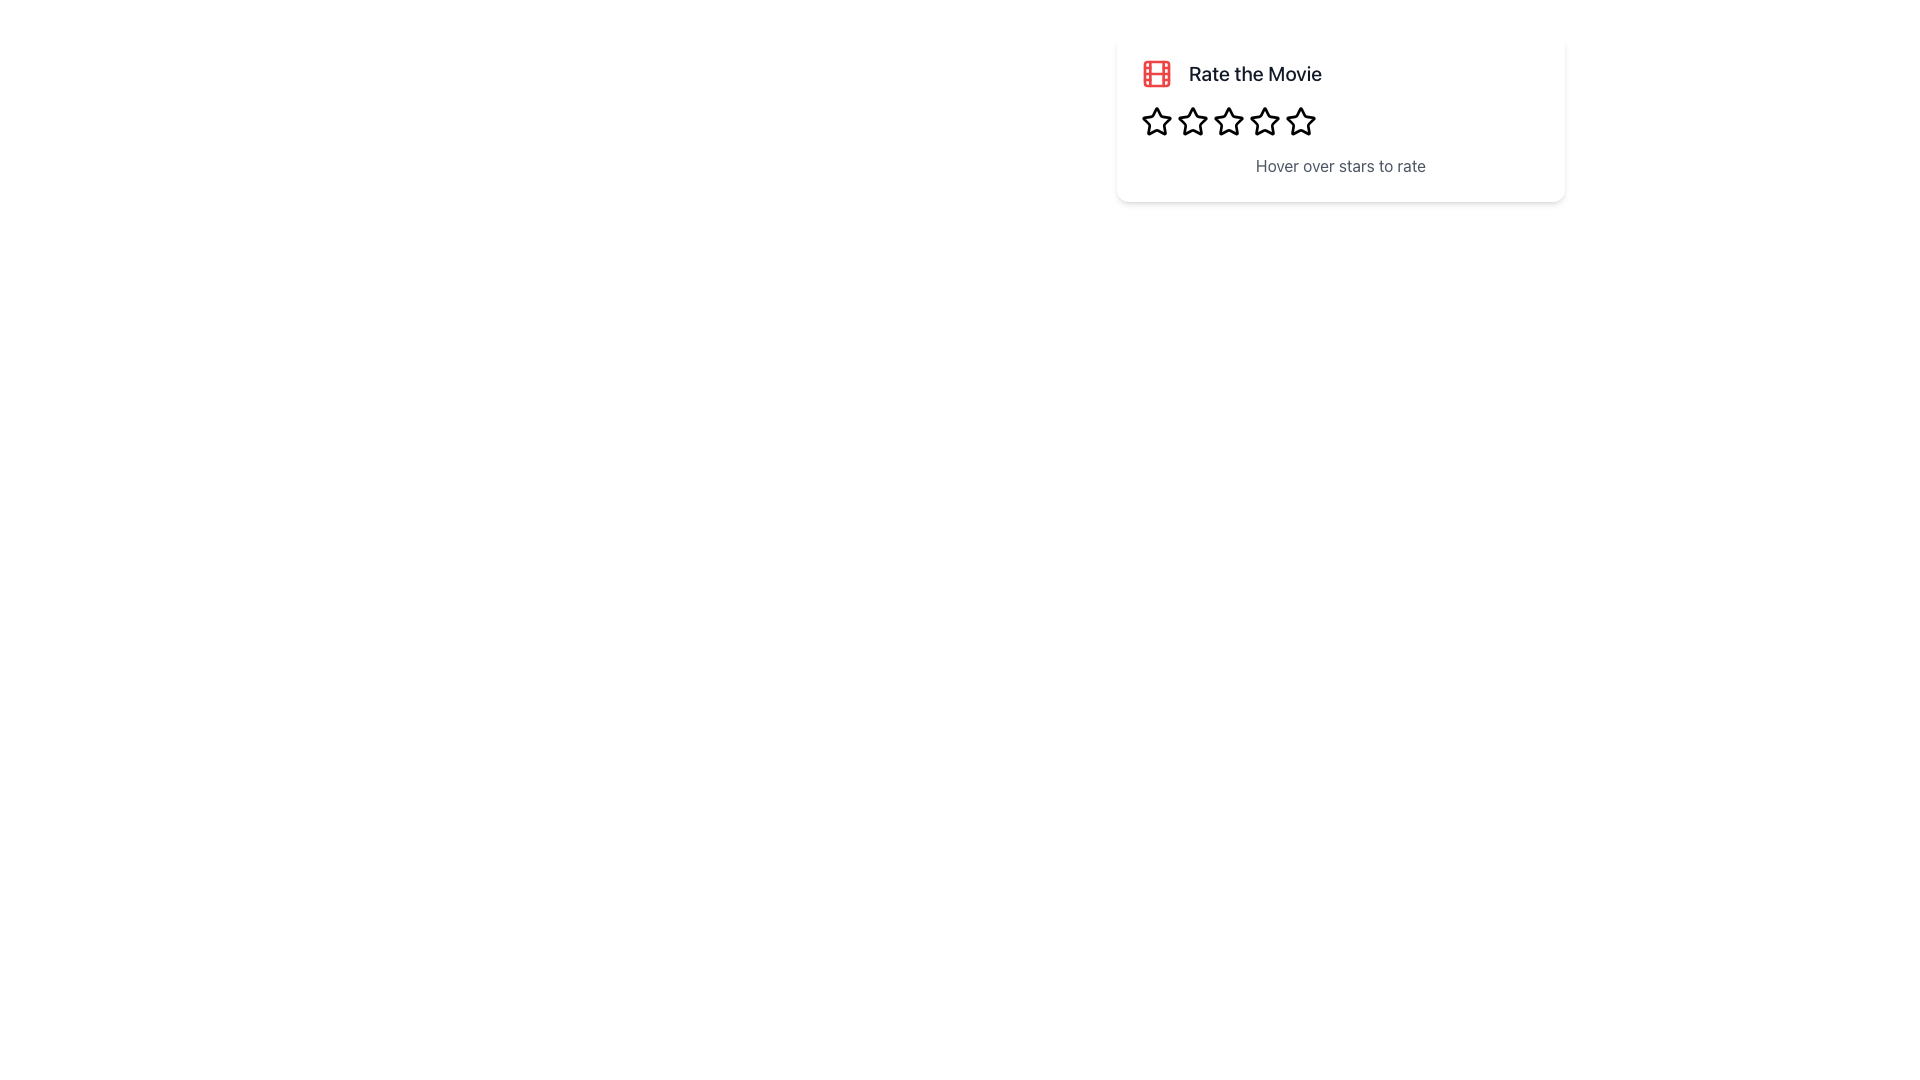 Image resolution: width=1920 pixels, height=1080 pixels. What do you see at coordinates (1193, 122) in the screenshot?
I see `the second hollow star-shaped icon in the horizontal rating bar located below the text 'Rate the Movie'` at bounding box center [1193, 122].